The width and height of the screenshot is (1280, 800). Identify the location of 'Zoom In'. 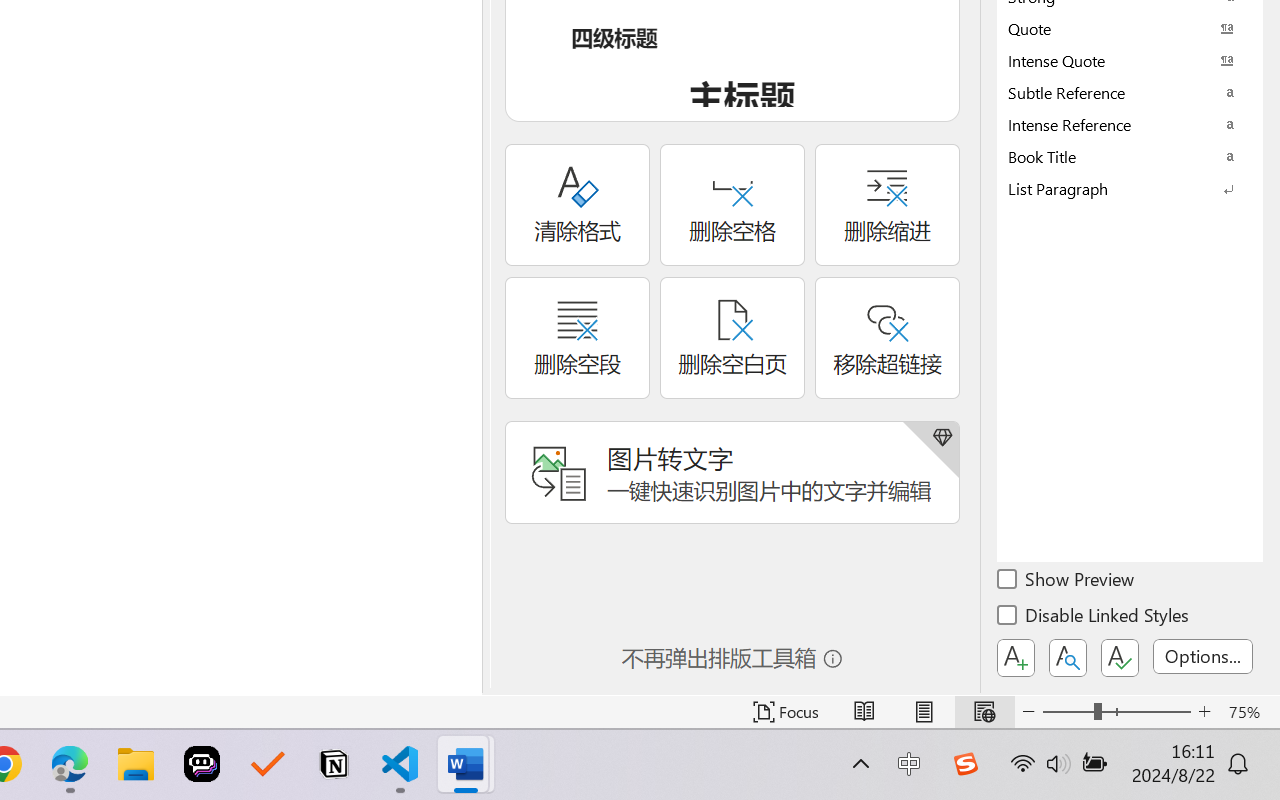
(1204, 711).